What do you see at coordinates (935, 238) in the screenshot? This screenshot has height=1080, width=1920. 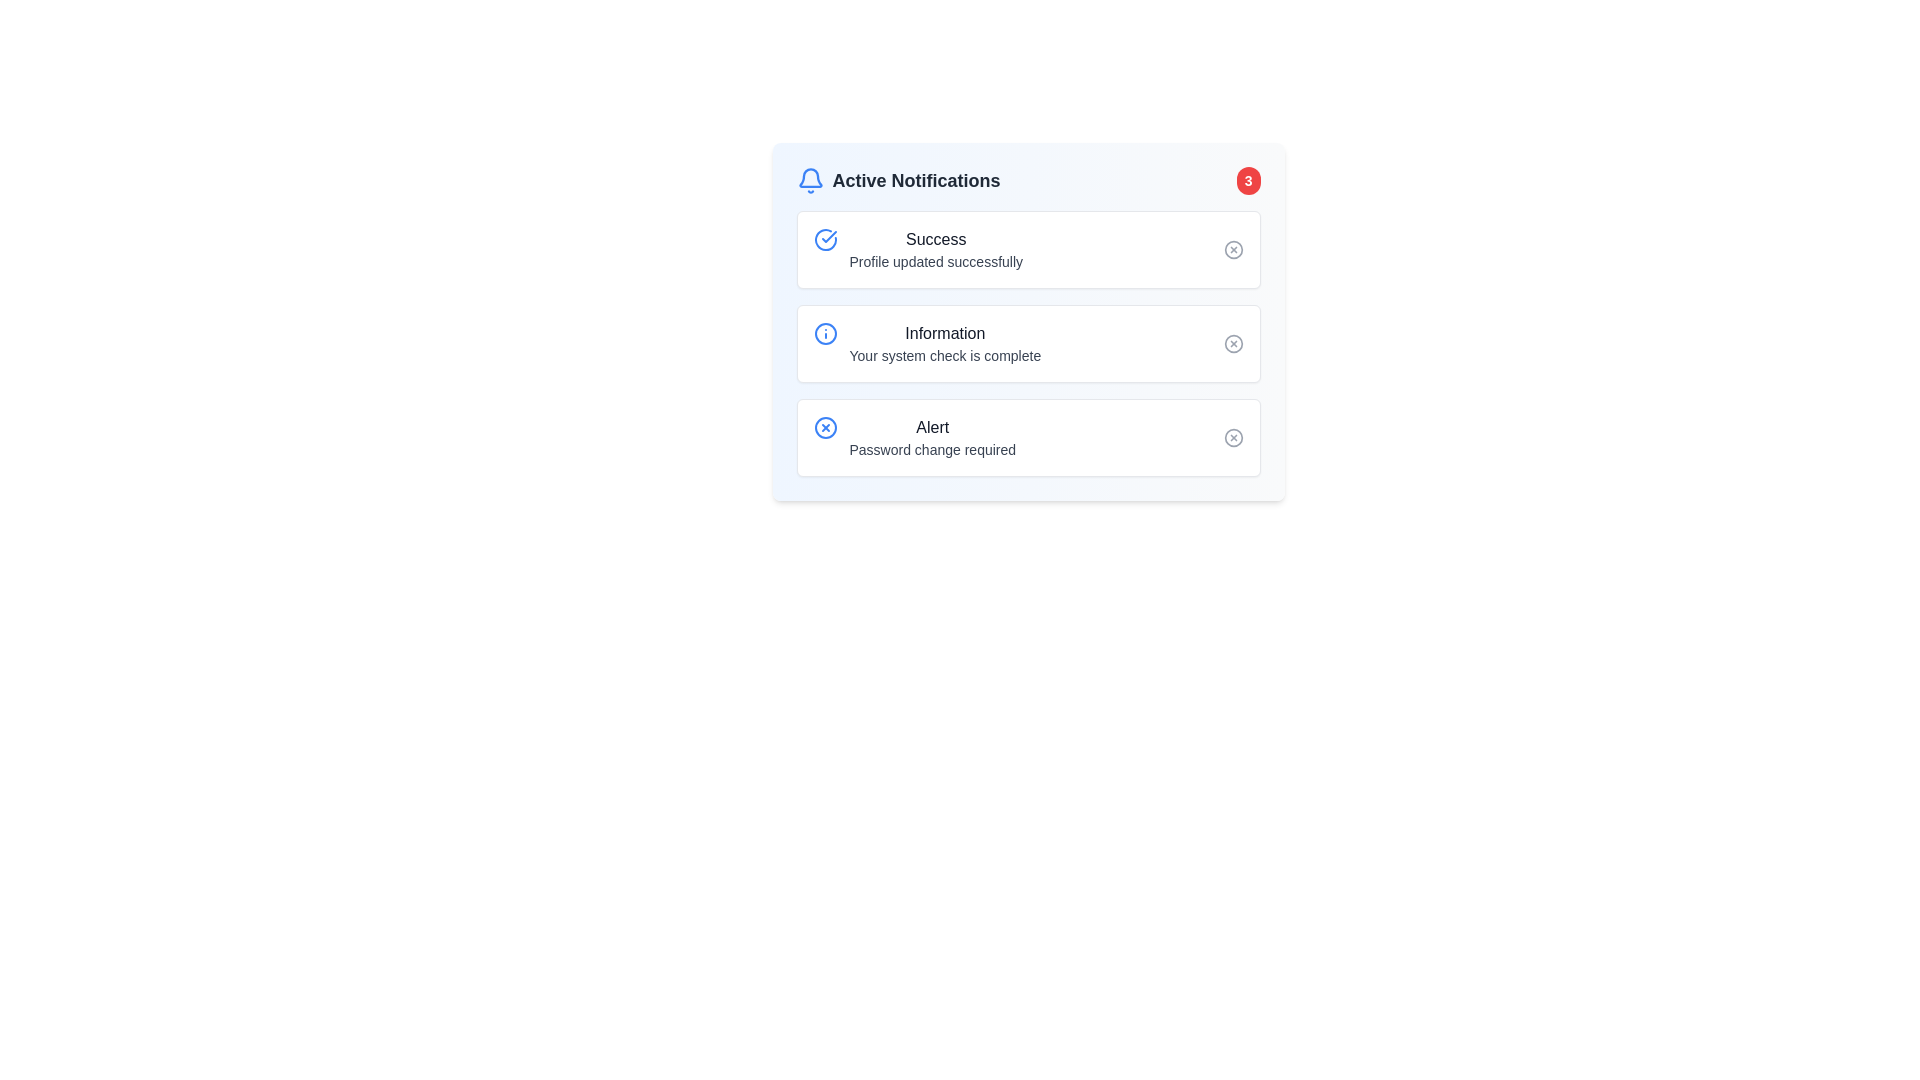 I see `information from the Text label that serves as the title of the notification indicating a successful action, located at the top of the 'Active Notifications' card` at bounding box center [935, 238].